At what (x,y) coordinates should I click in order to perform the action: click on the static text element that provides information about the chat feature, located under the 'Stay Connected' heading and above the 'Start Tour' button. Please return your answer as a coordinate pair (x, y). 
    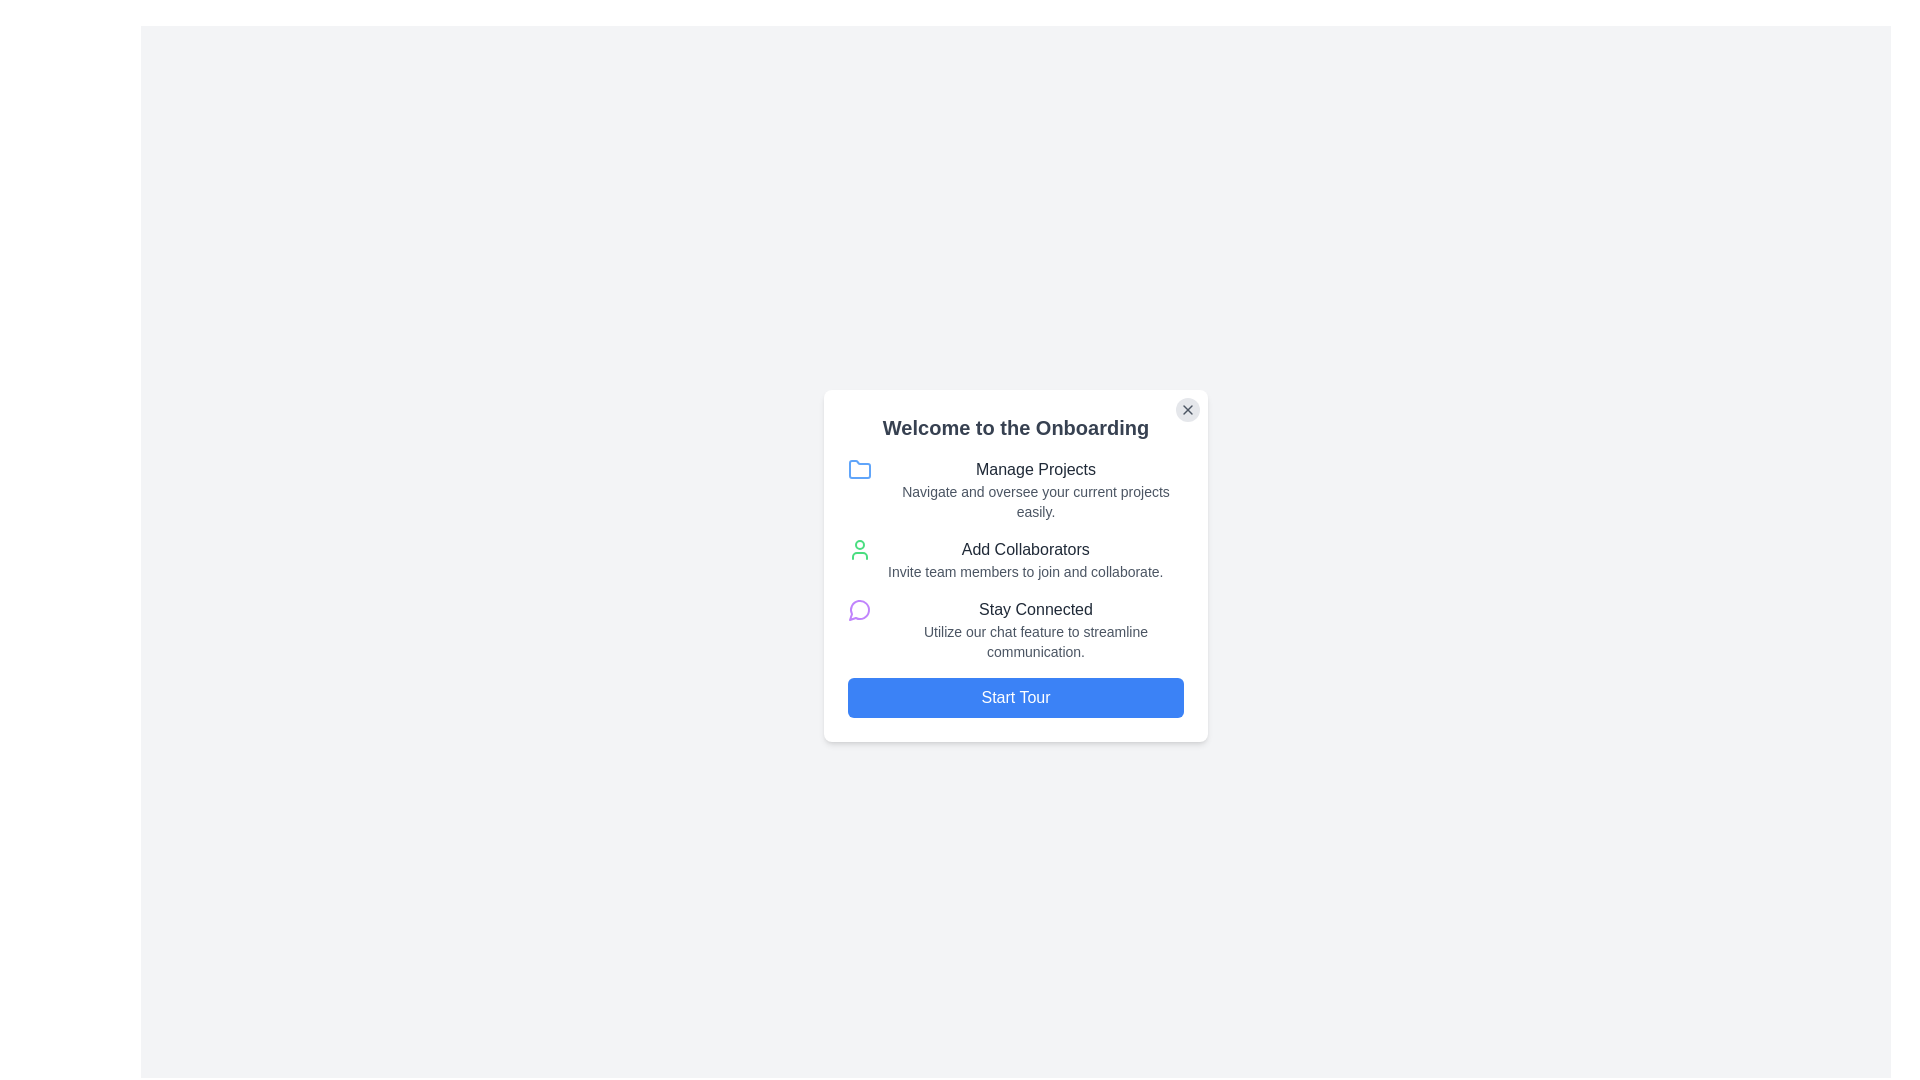
    Looking at the image, I should click on (1036, 641).